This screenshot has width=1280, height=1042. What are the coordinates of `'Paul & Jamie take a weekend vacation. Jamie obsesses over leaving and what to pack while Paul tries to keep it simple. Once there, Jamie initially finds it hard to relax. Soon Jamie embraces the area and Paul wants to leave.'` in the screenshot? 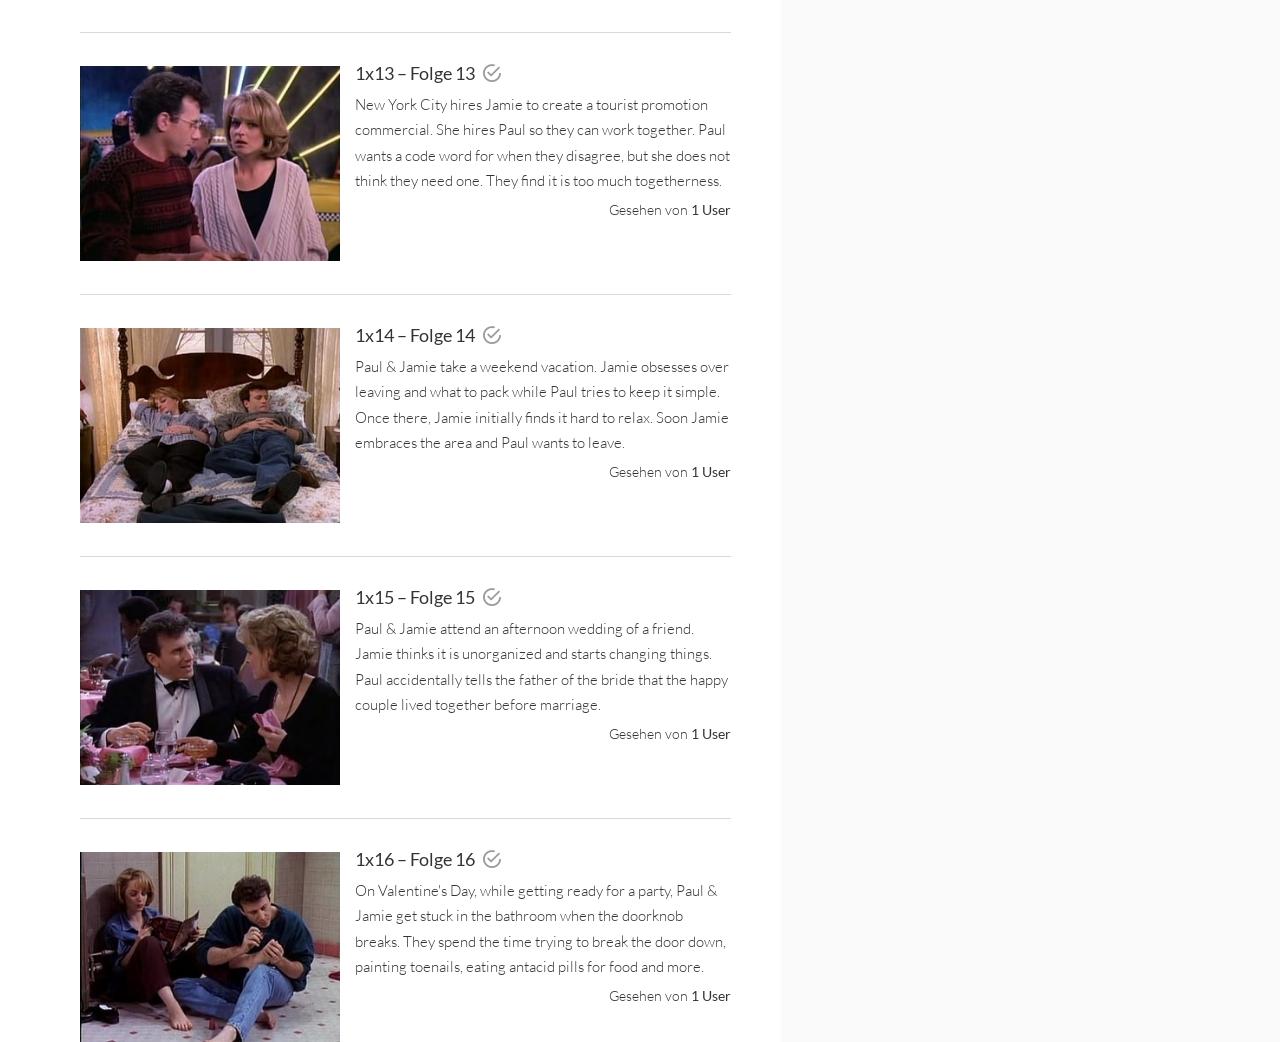 It's located at (541, 402).